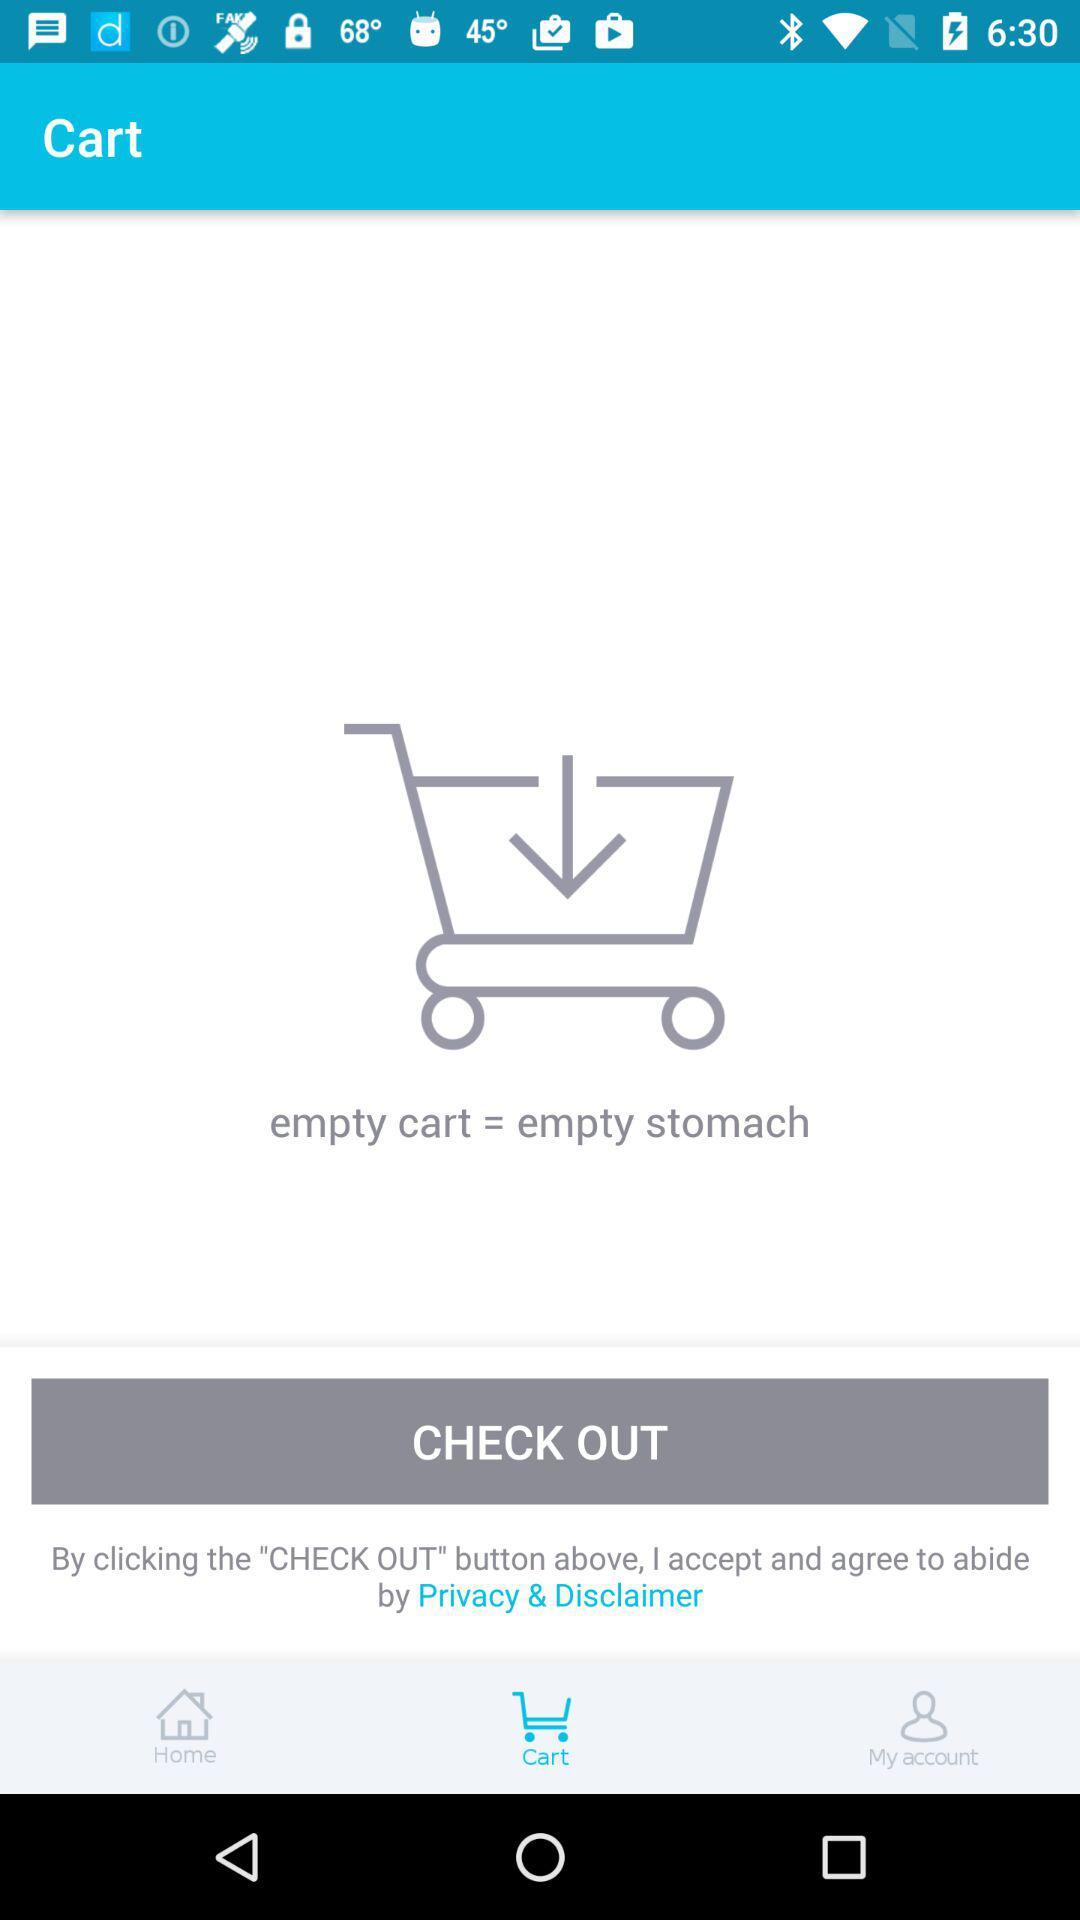 This screenshot has height=1920, width=1080. What do you see at coordinates (540, 1574) in the screenshot?
I see `icon below check out` at bounding box center [540, 1574].